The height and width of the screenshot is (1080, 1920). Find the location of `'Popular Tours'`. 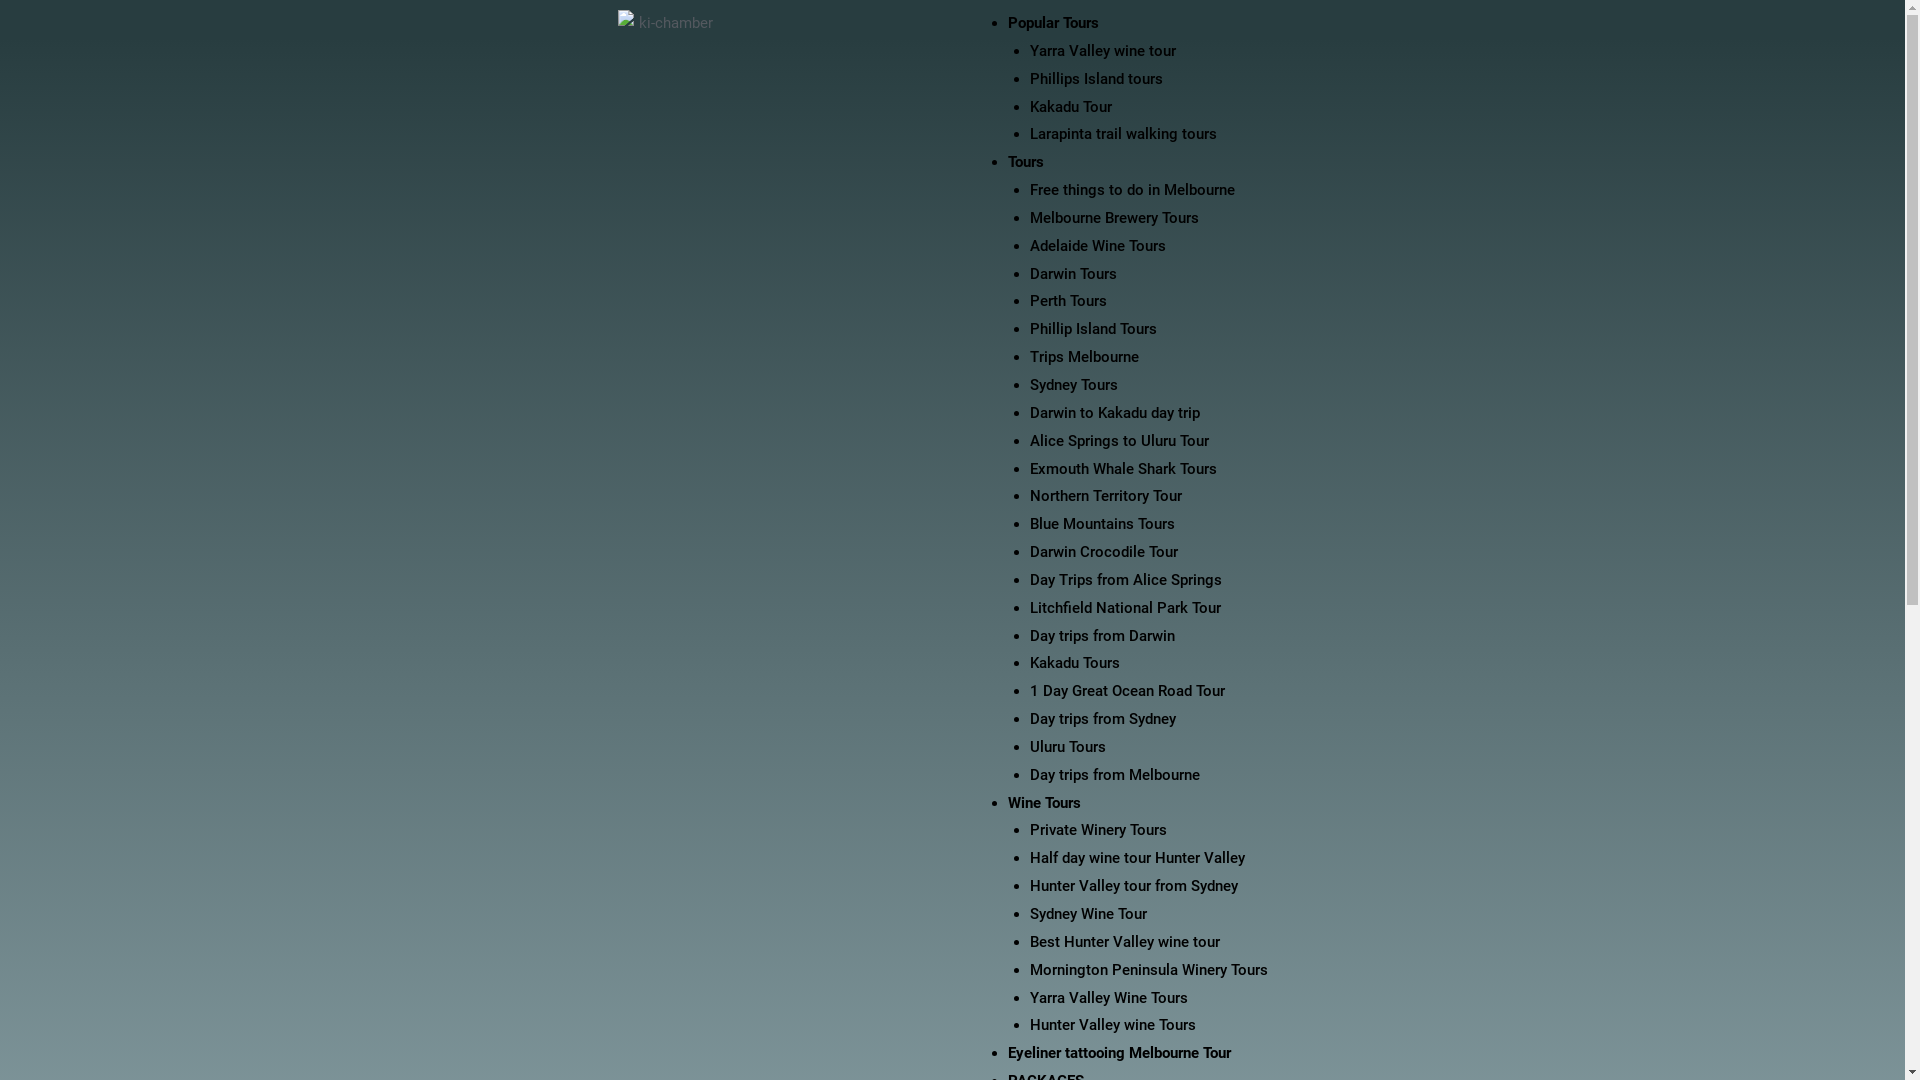

'Popular Tours' is located at coordinates (1052, 23).